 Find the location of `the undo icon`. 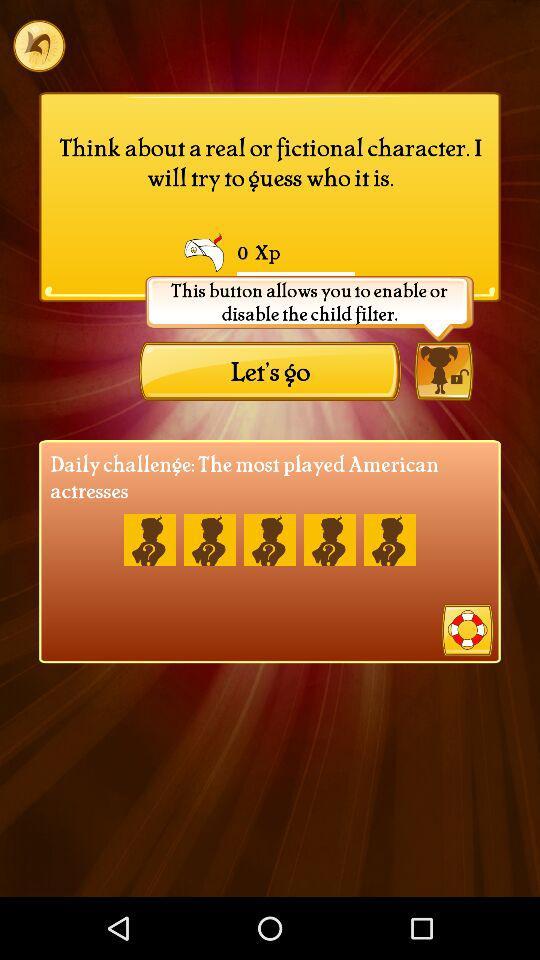

the undo icon is located at coordinates (39, 48).